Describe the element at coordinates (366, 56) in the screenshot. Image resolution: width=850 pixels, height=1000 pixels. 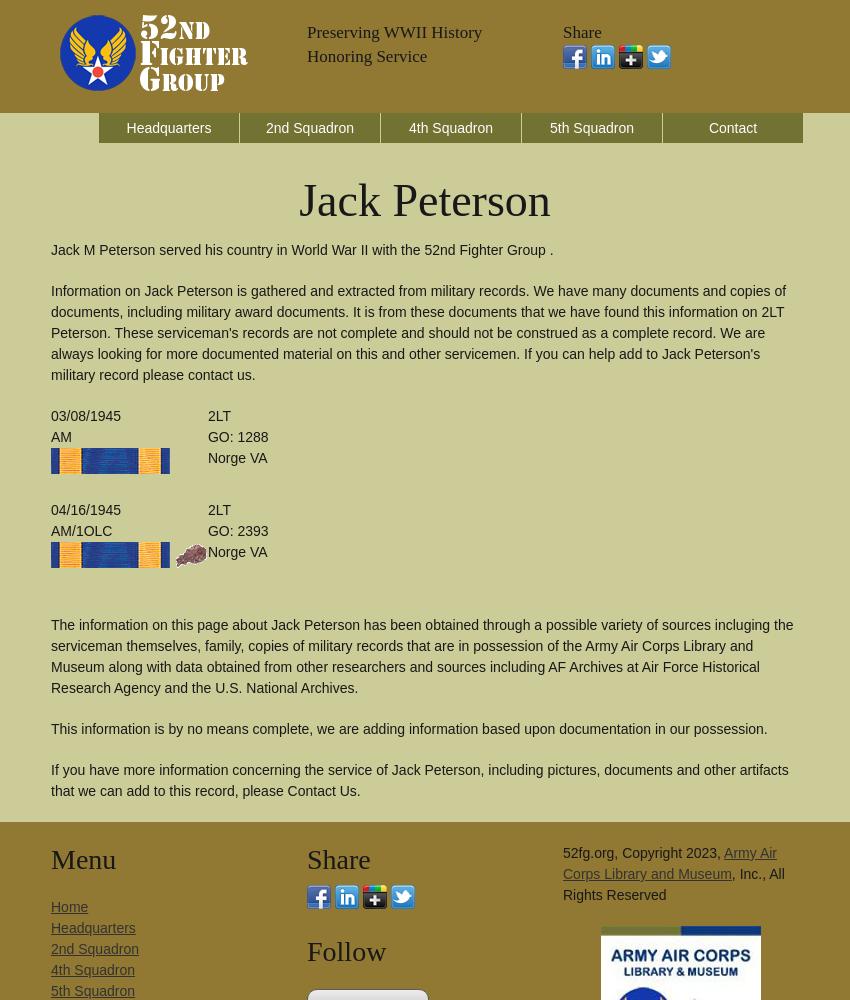
I see `'Honoring Service'` at that location.